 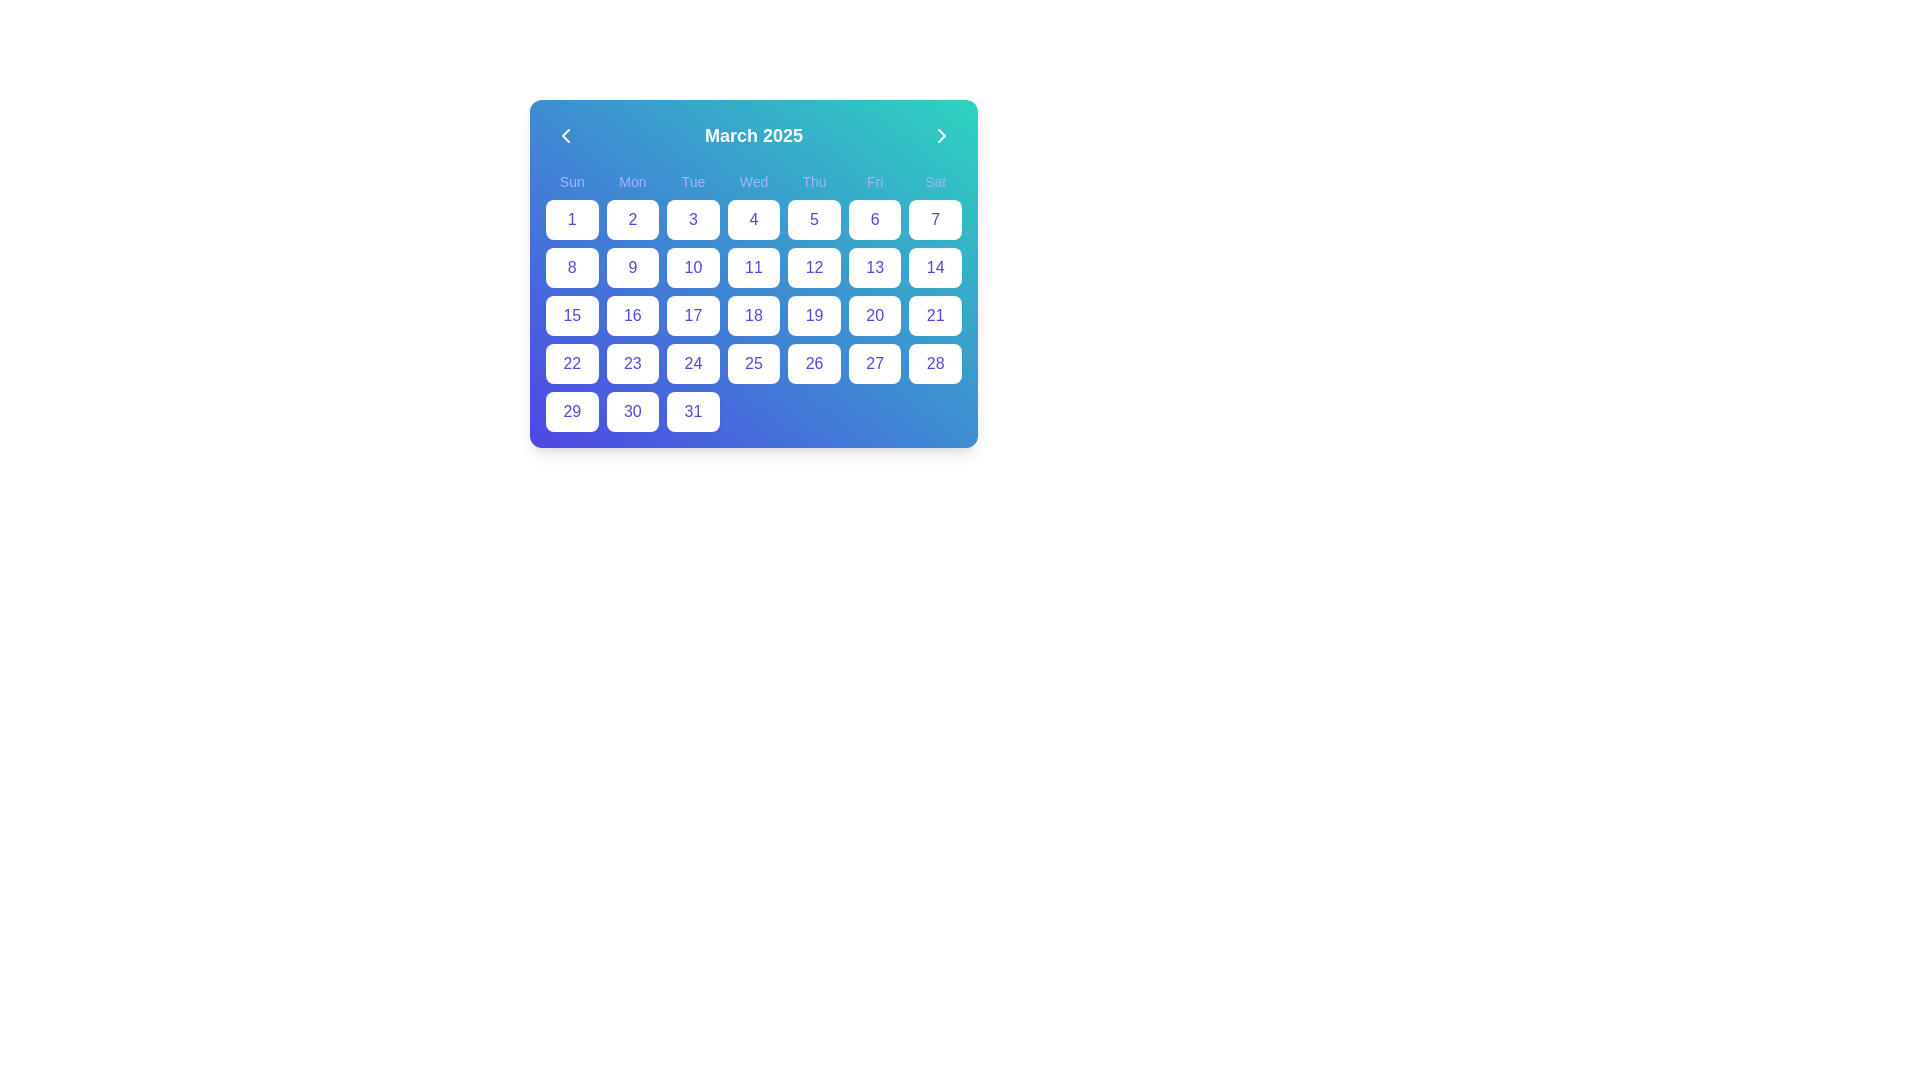 What do you see at coordinates (693, 315) in the screenshot?
I see `the square button with rounded edges displaying the text '17' in blue font, located in the third column and third row of the grid layout in the calendar interface` at bounding box center [693, 315].